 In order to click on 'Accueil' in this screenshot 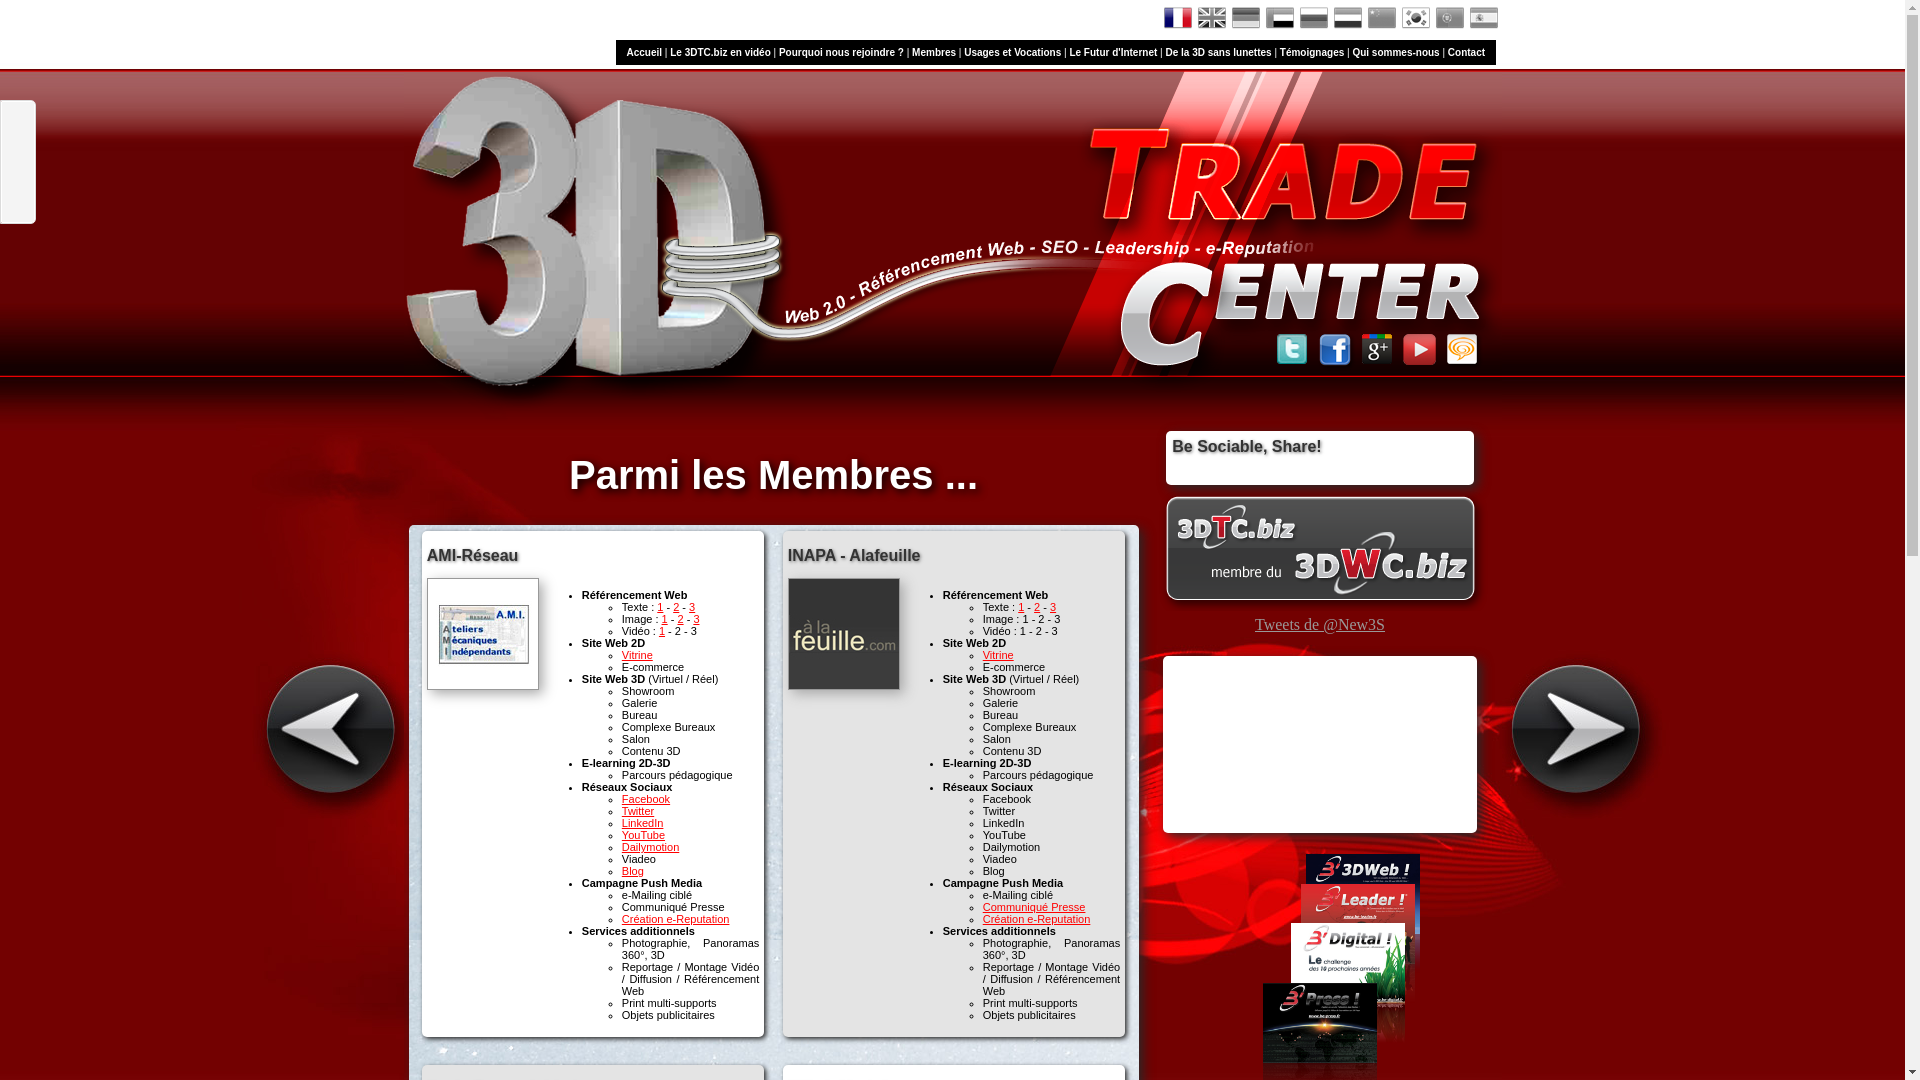, I will do `click(643, 51)`.